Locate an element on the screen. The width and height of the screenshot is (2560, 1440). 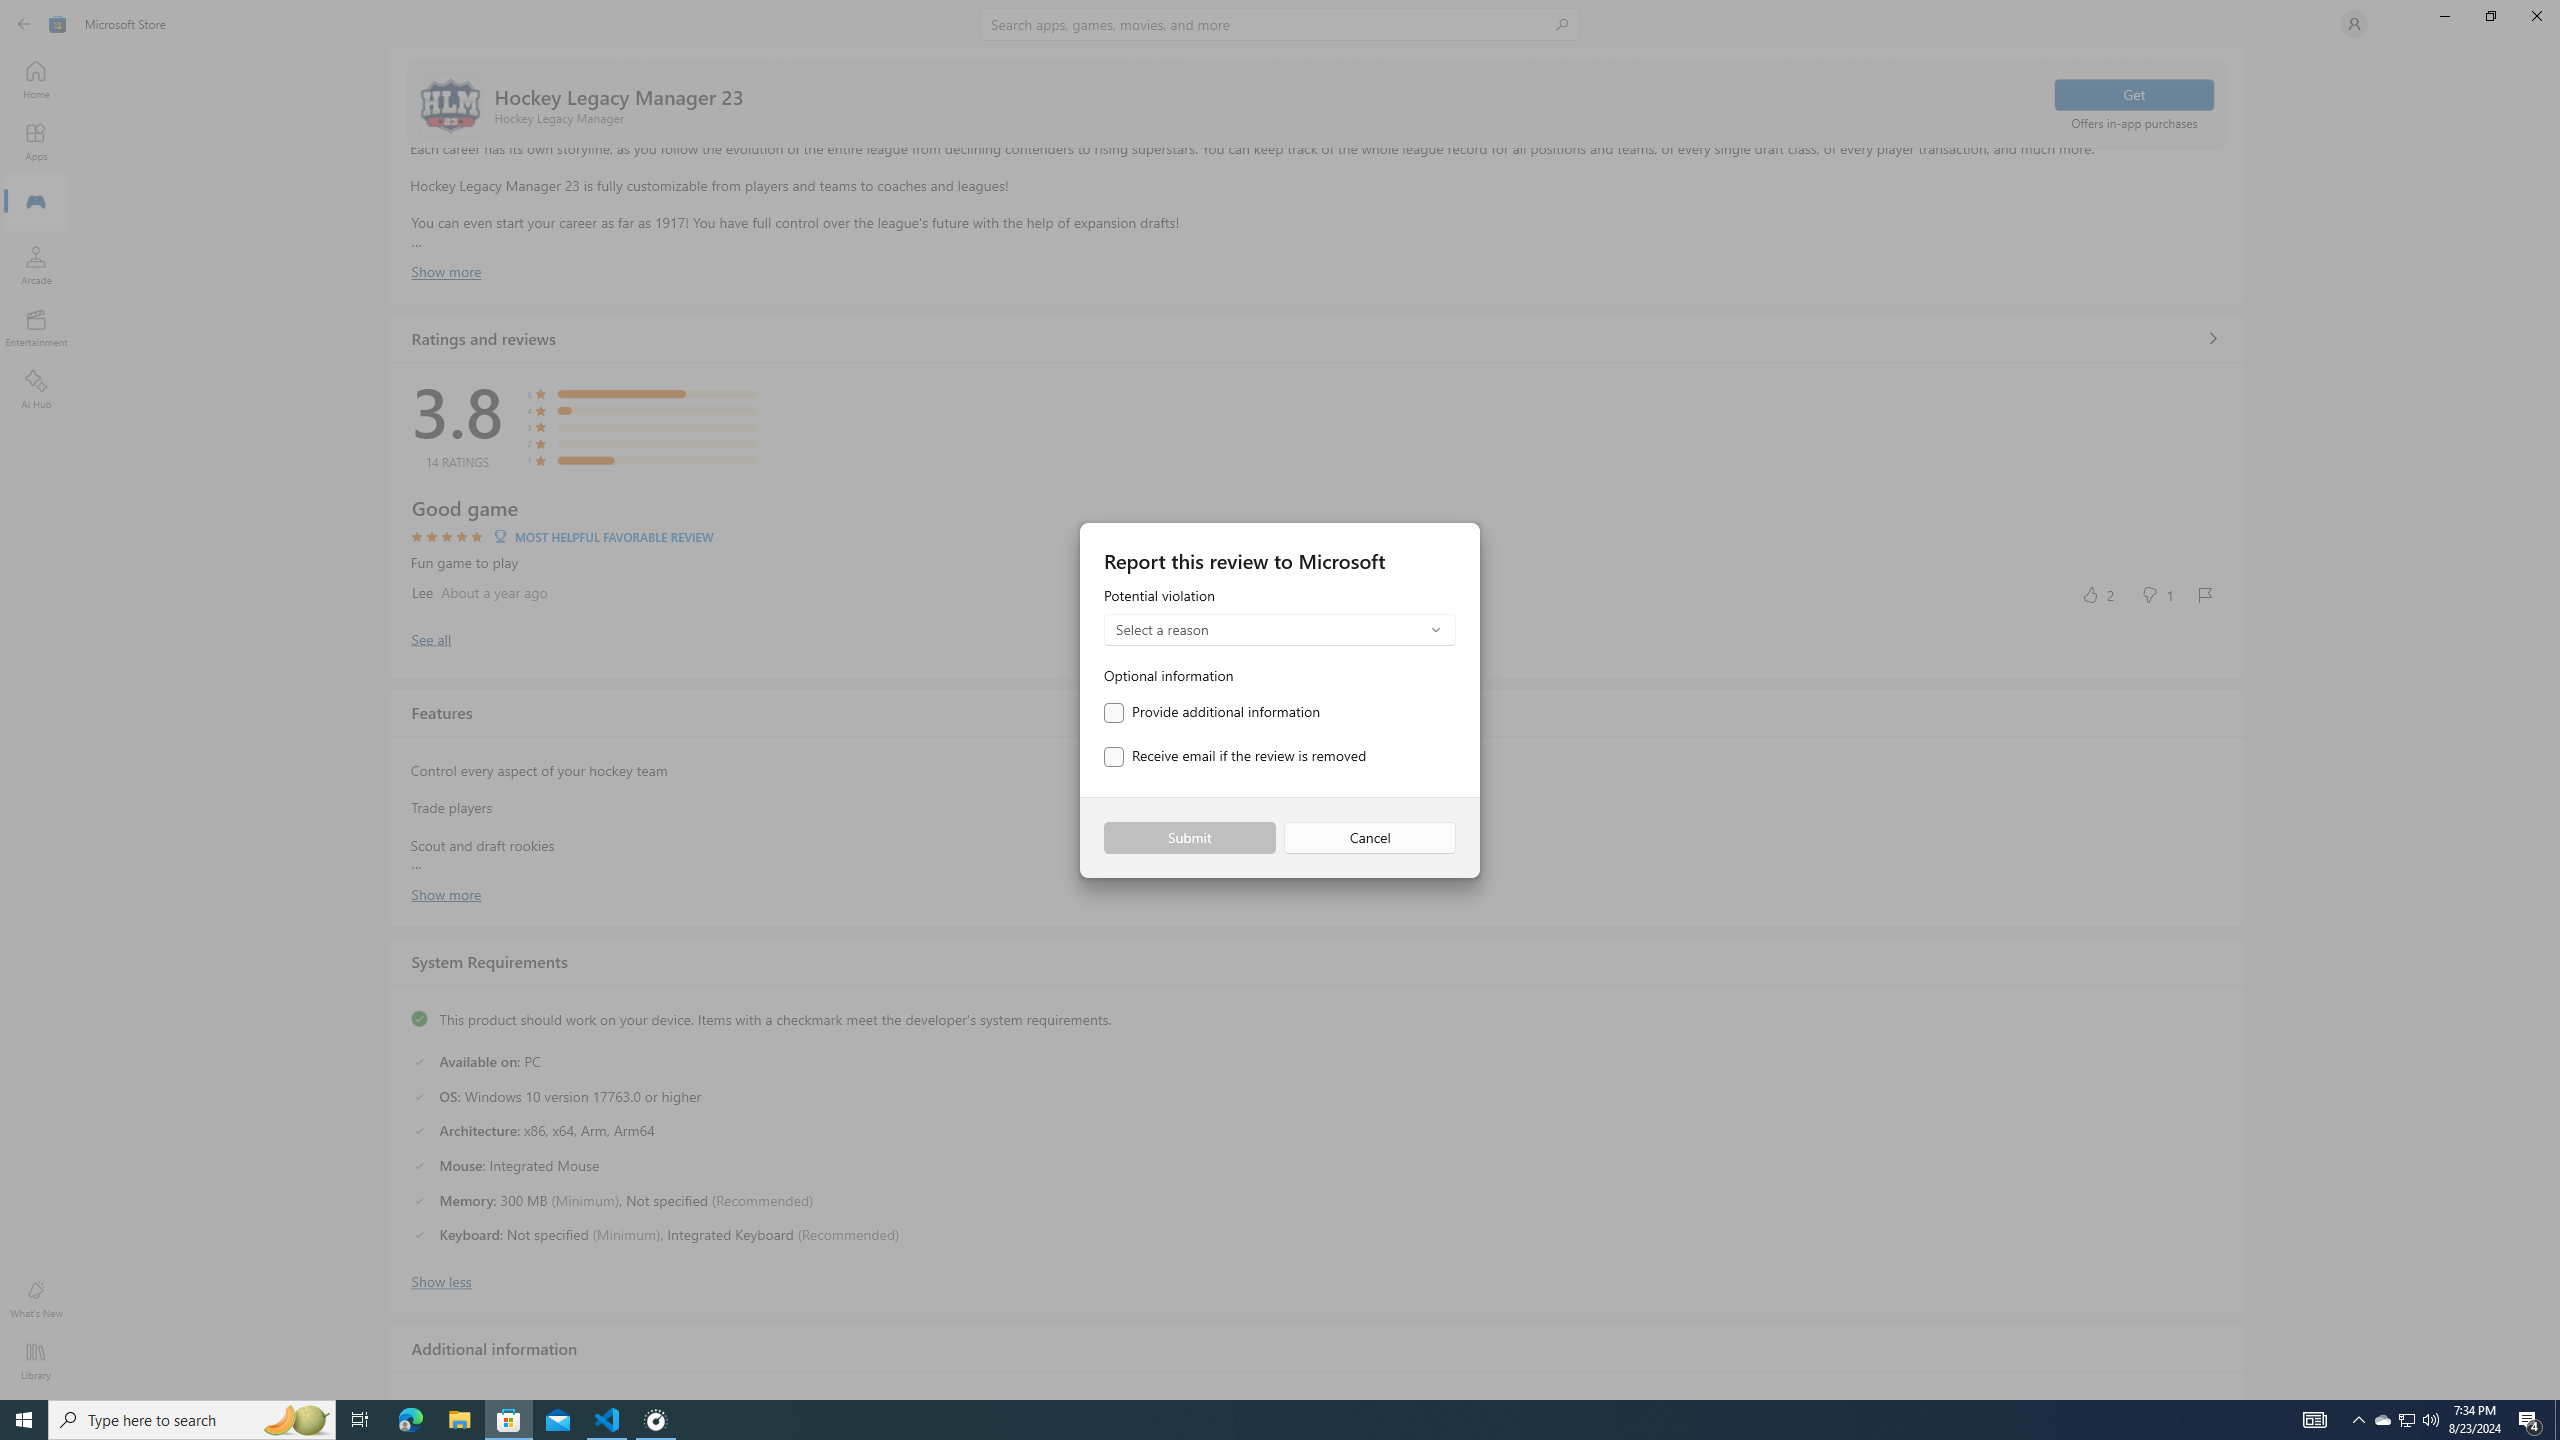
'Show more' is located at coordinates (445, 892).